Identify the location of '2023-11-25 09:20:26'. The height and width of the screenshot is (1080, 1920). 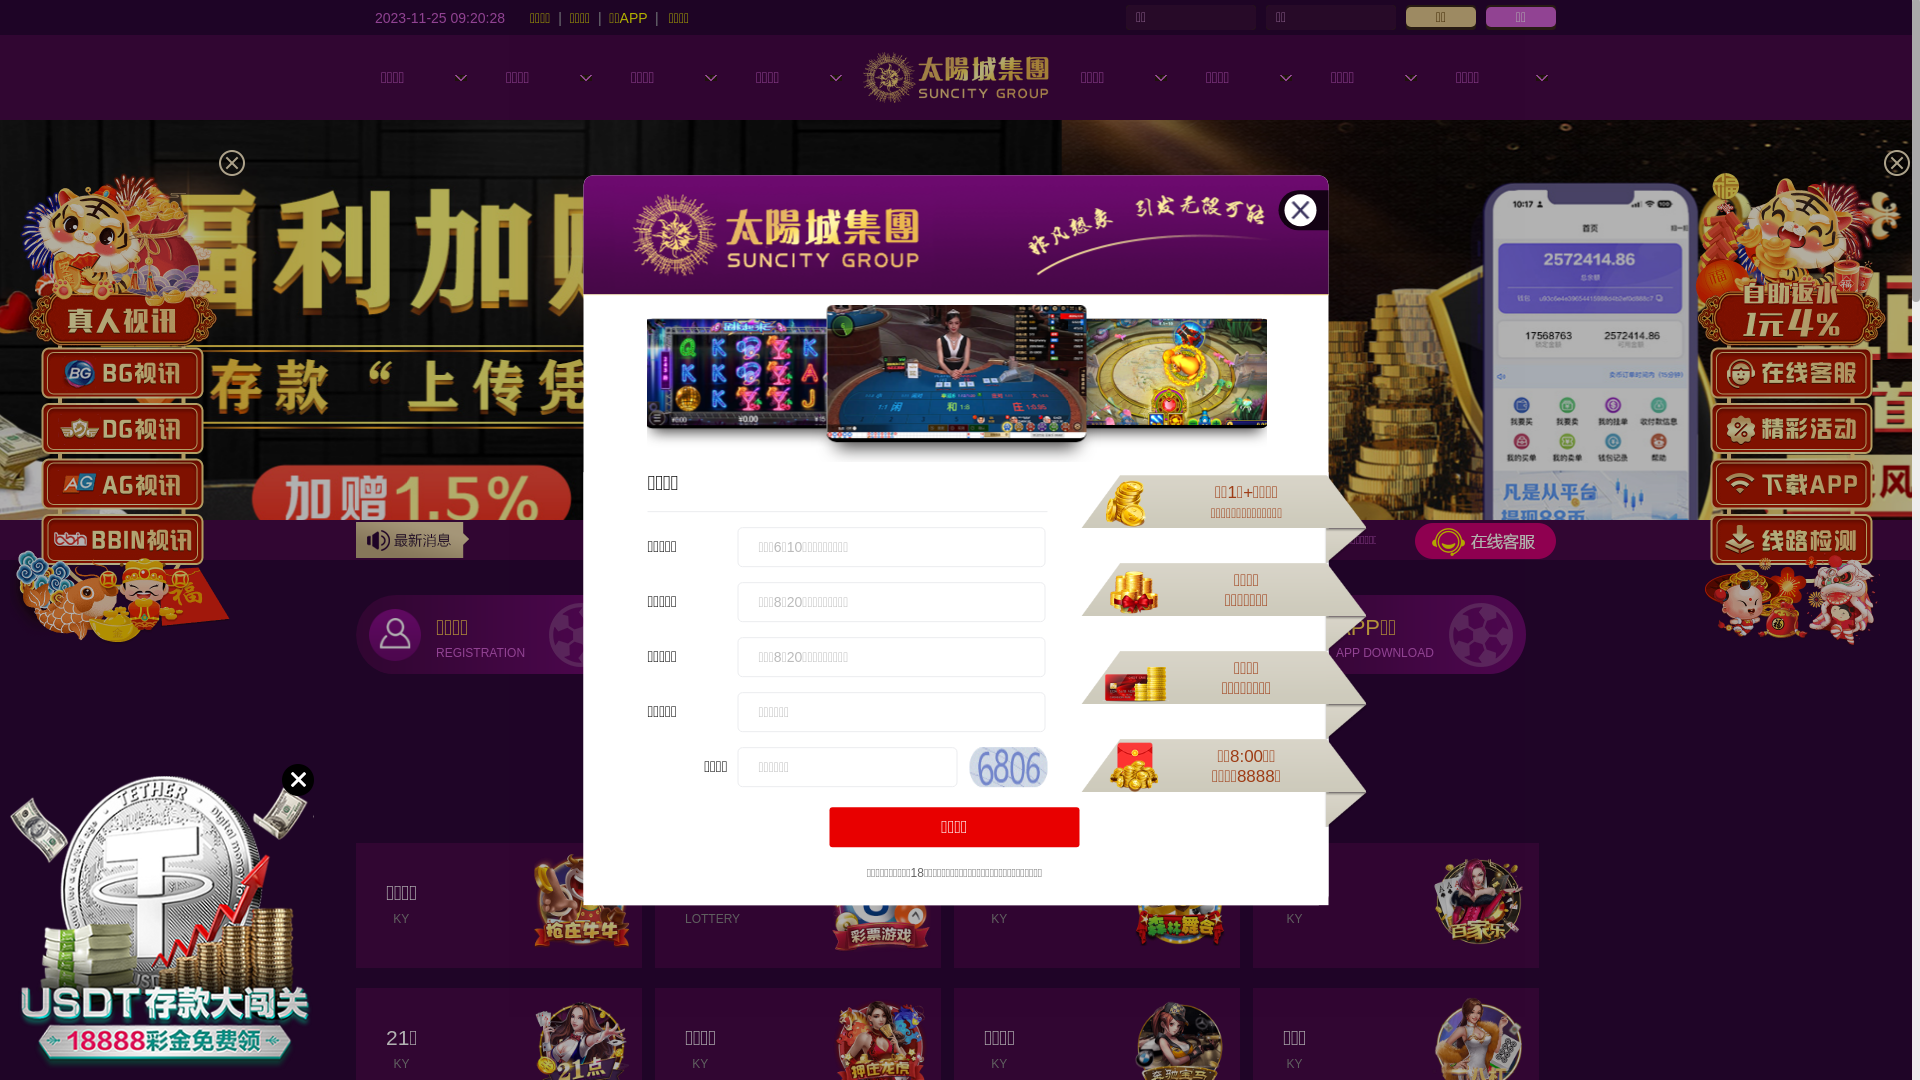
(439, 16).